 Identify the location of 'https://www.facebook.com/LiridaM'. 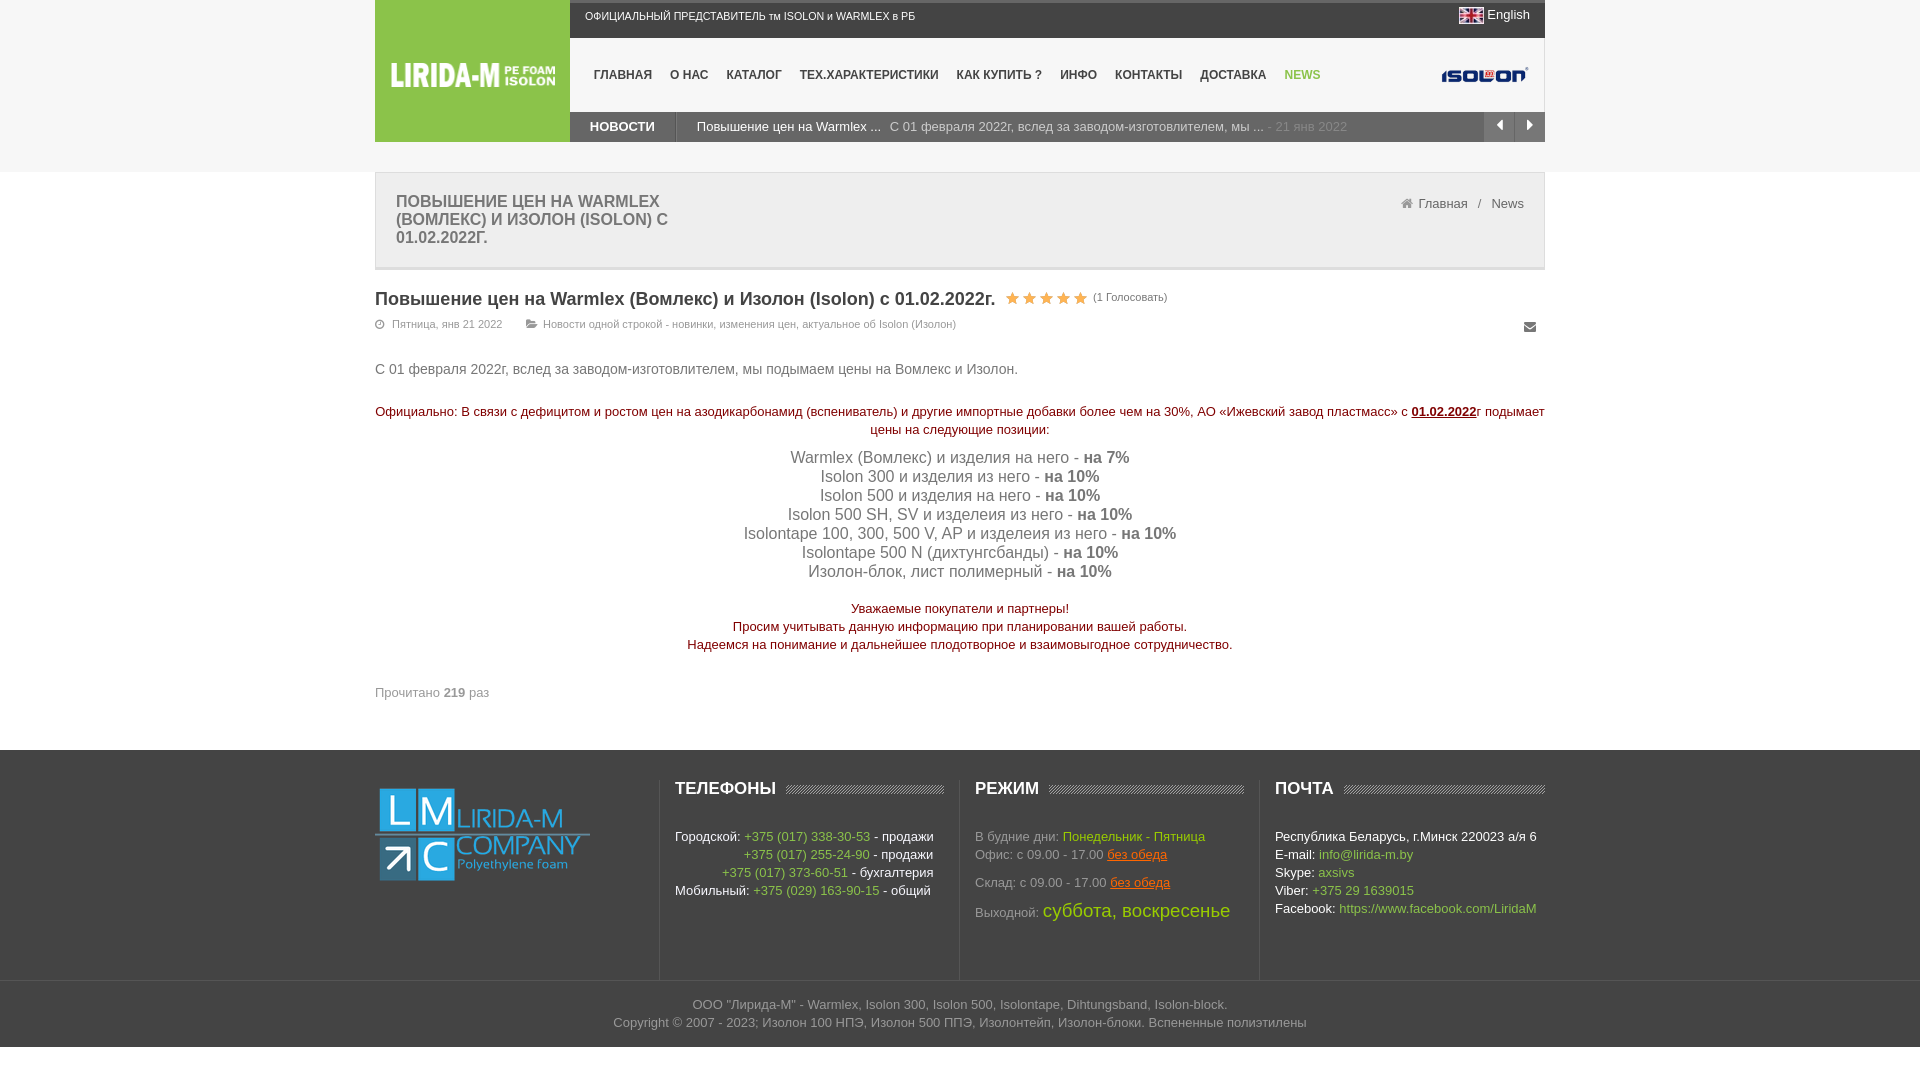
(1339, 908).